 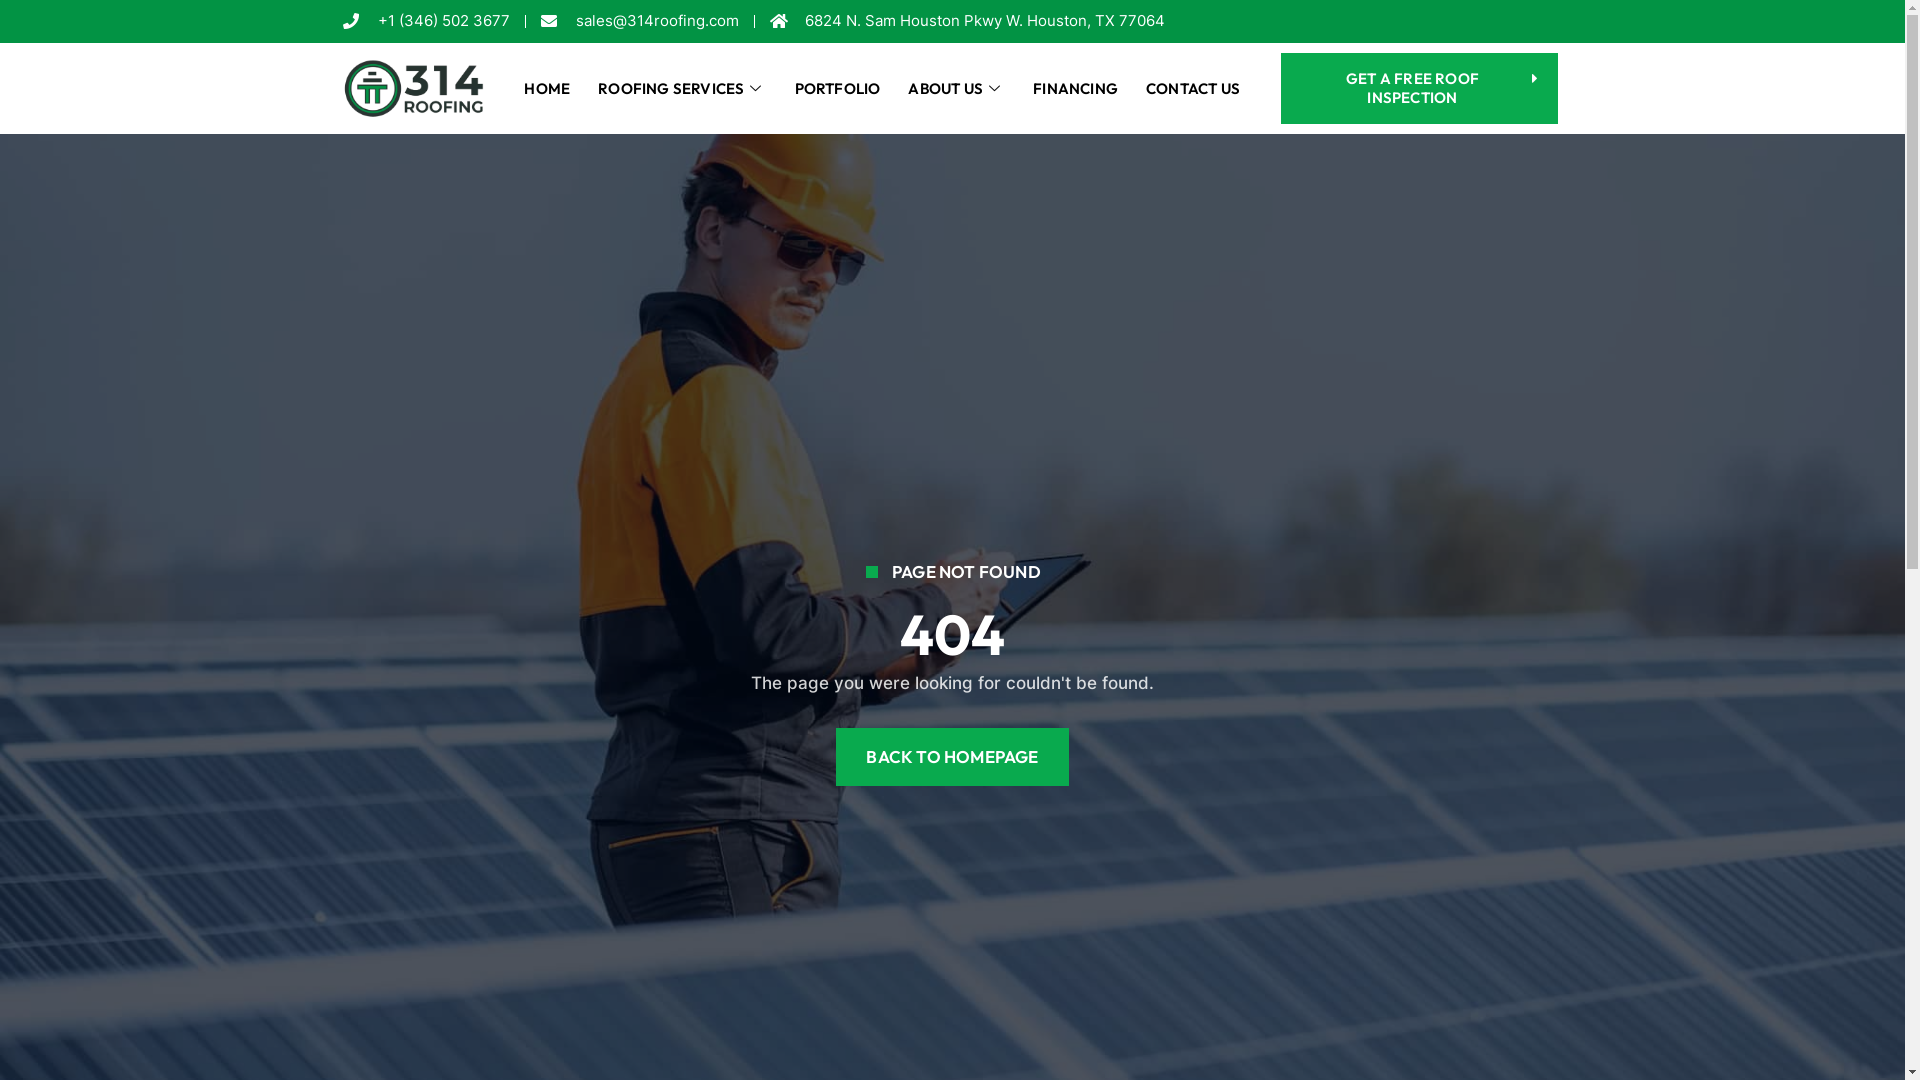 I want to click on 'GET A FREE ROOF INSPECTION', so click(x=1281, y=86).